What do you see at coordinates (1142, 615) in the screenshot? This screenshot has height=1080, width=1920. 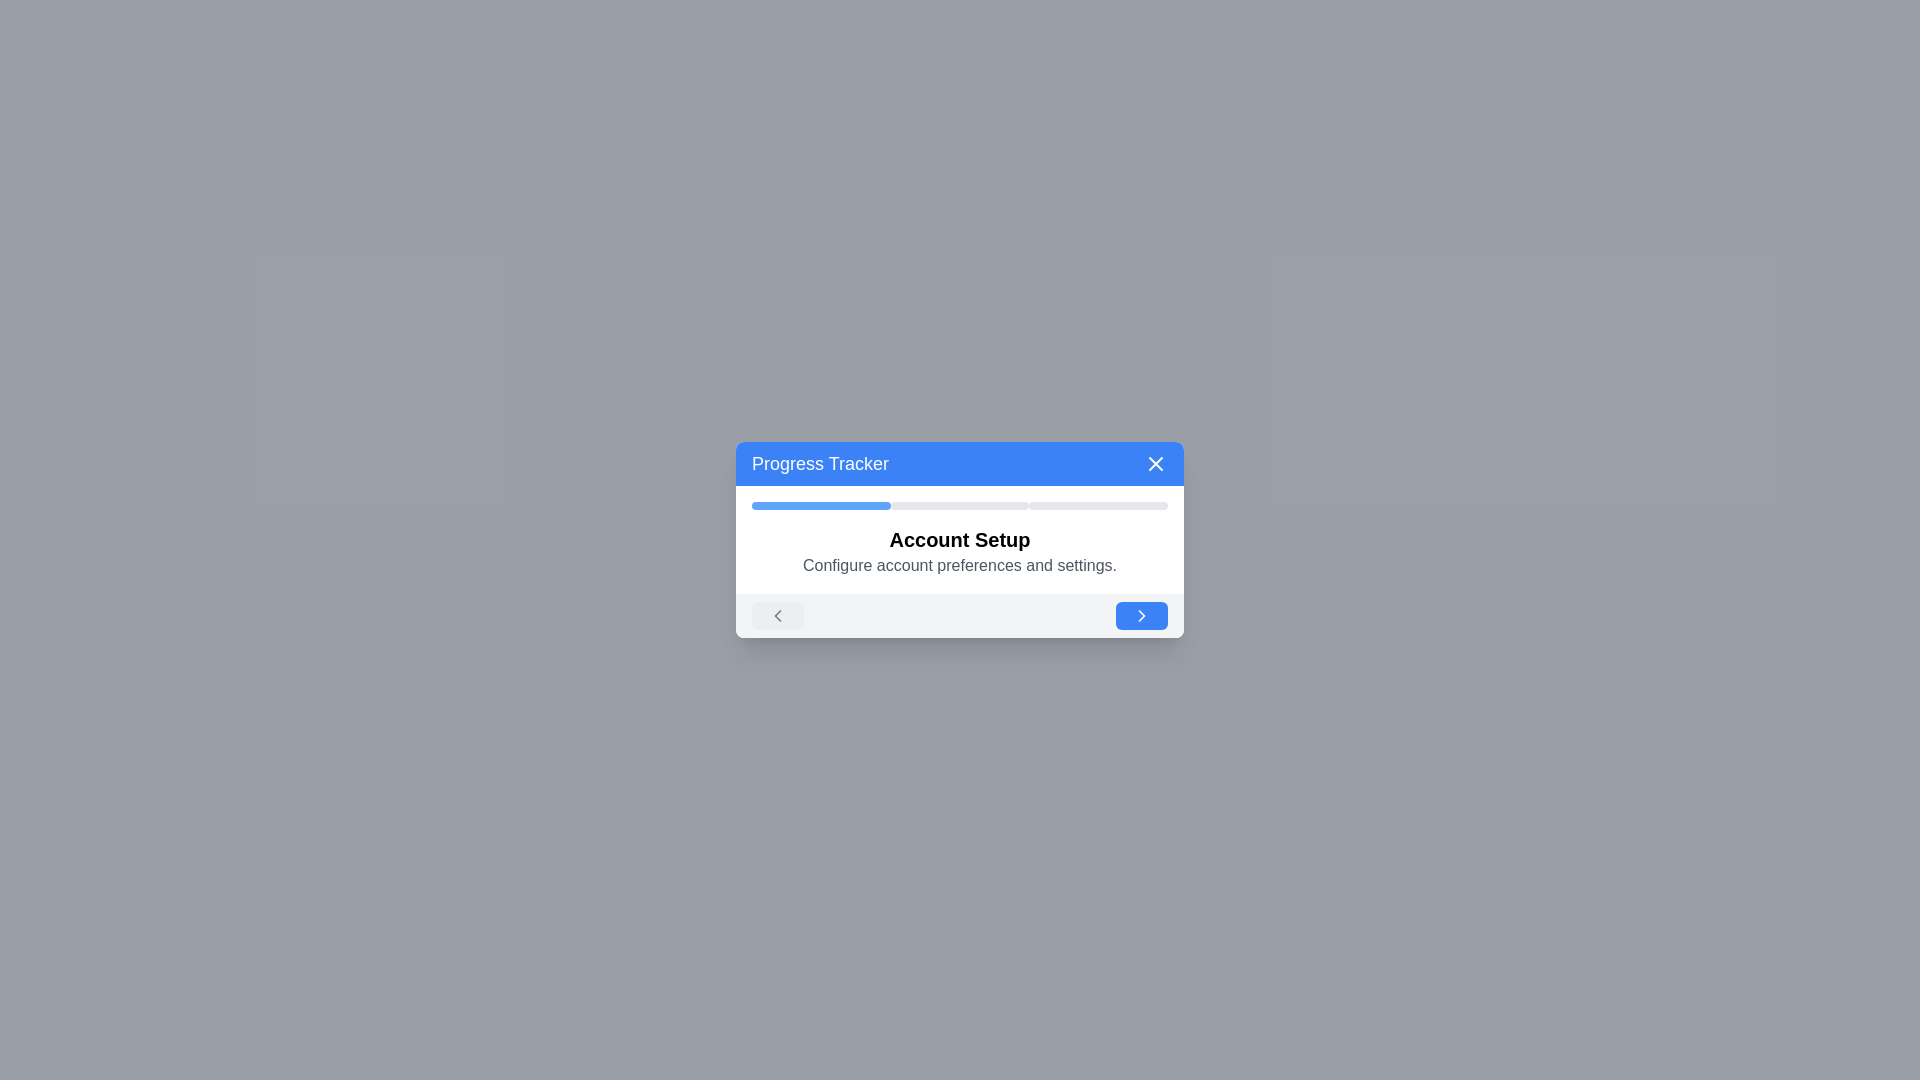 I see `the blue rectangular button with rounded corners and a forward arrow icon, located near the bottom-right corner of the dialog box` at bounding box center [1142, 615].